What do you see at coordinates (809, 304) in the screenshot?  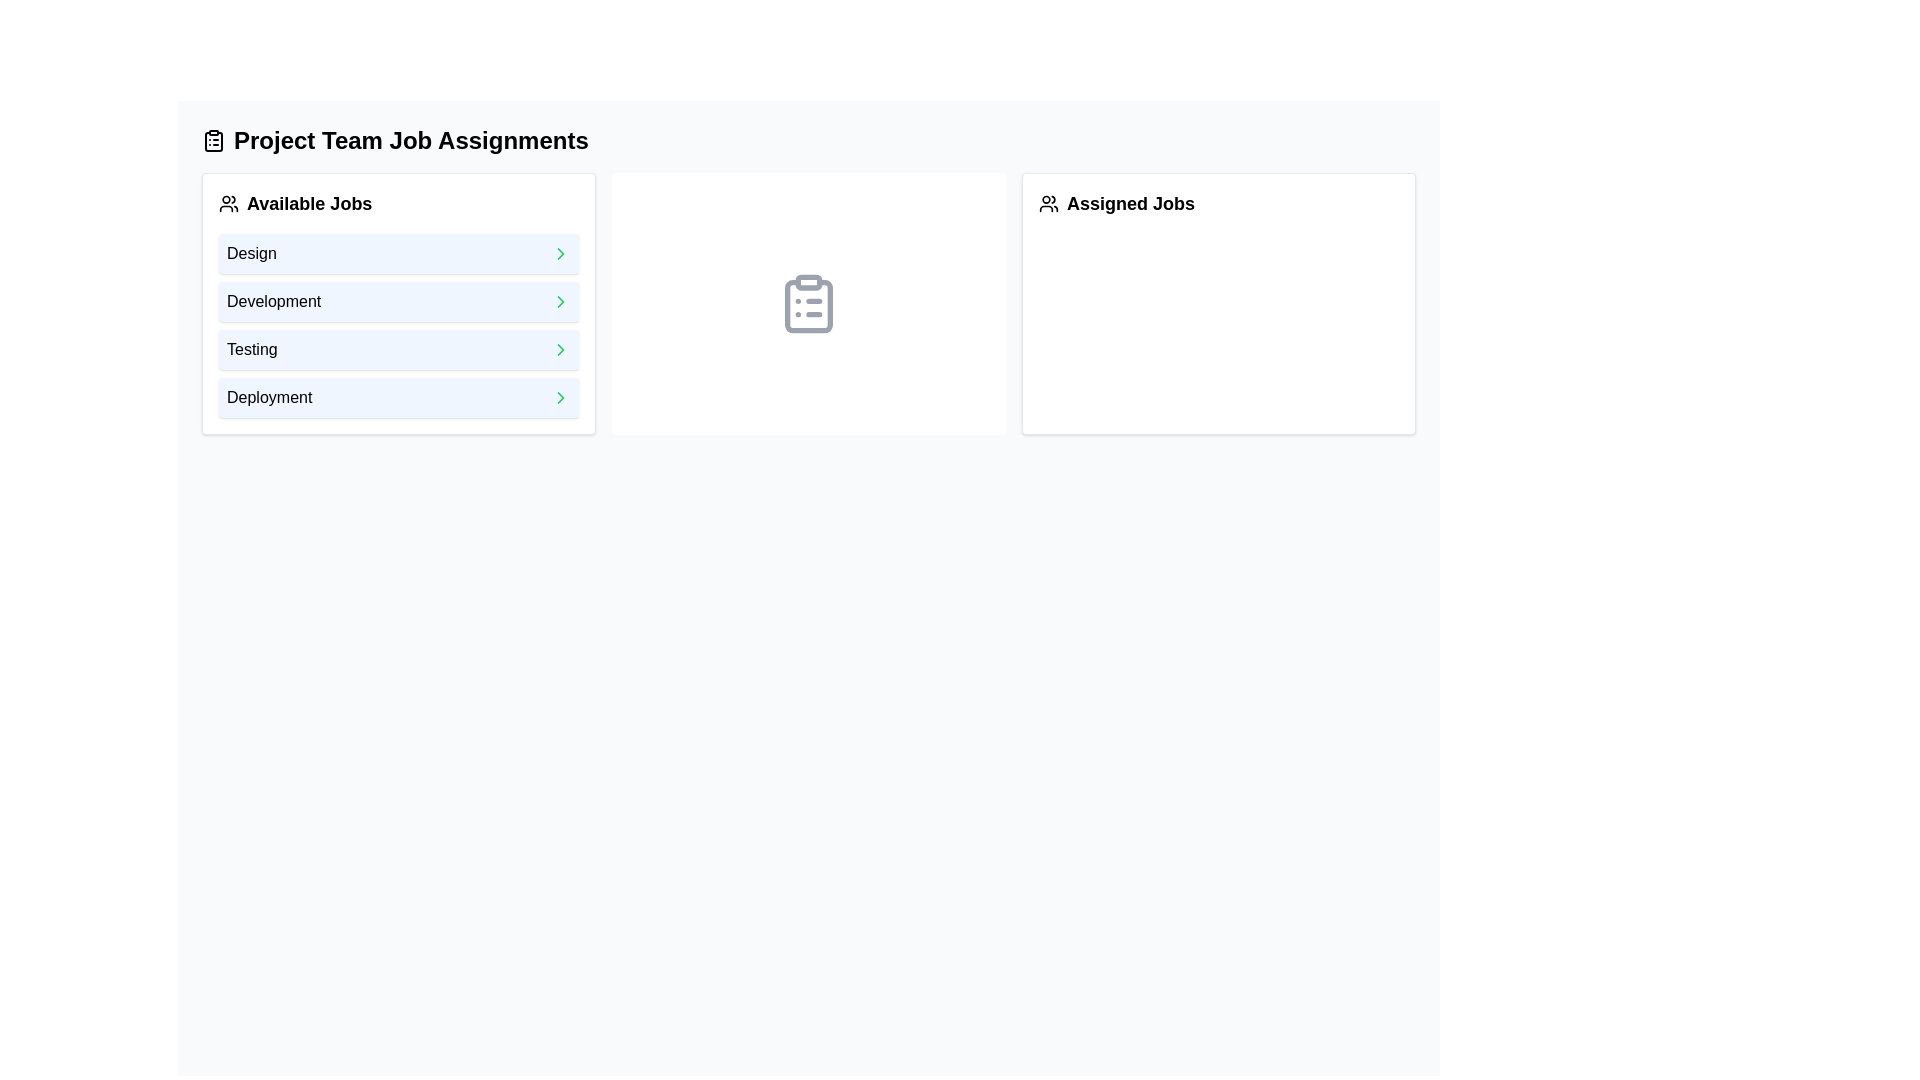 I see `the clipboard icon with a checkmark and list items, which is located in the middle card of a row of three cards` at bounding box center [809, 304].